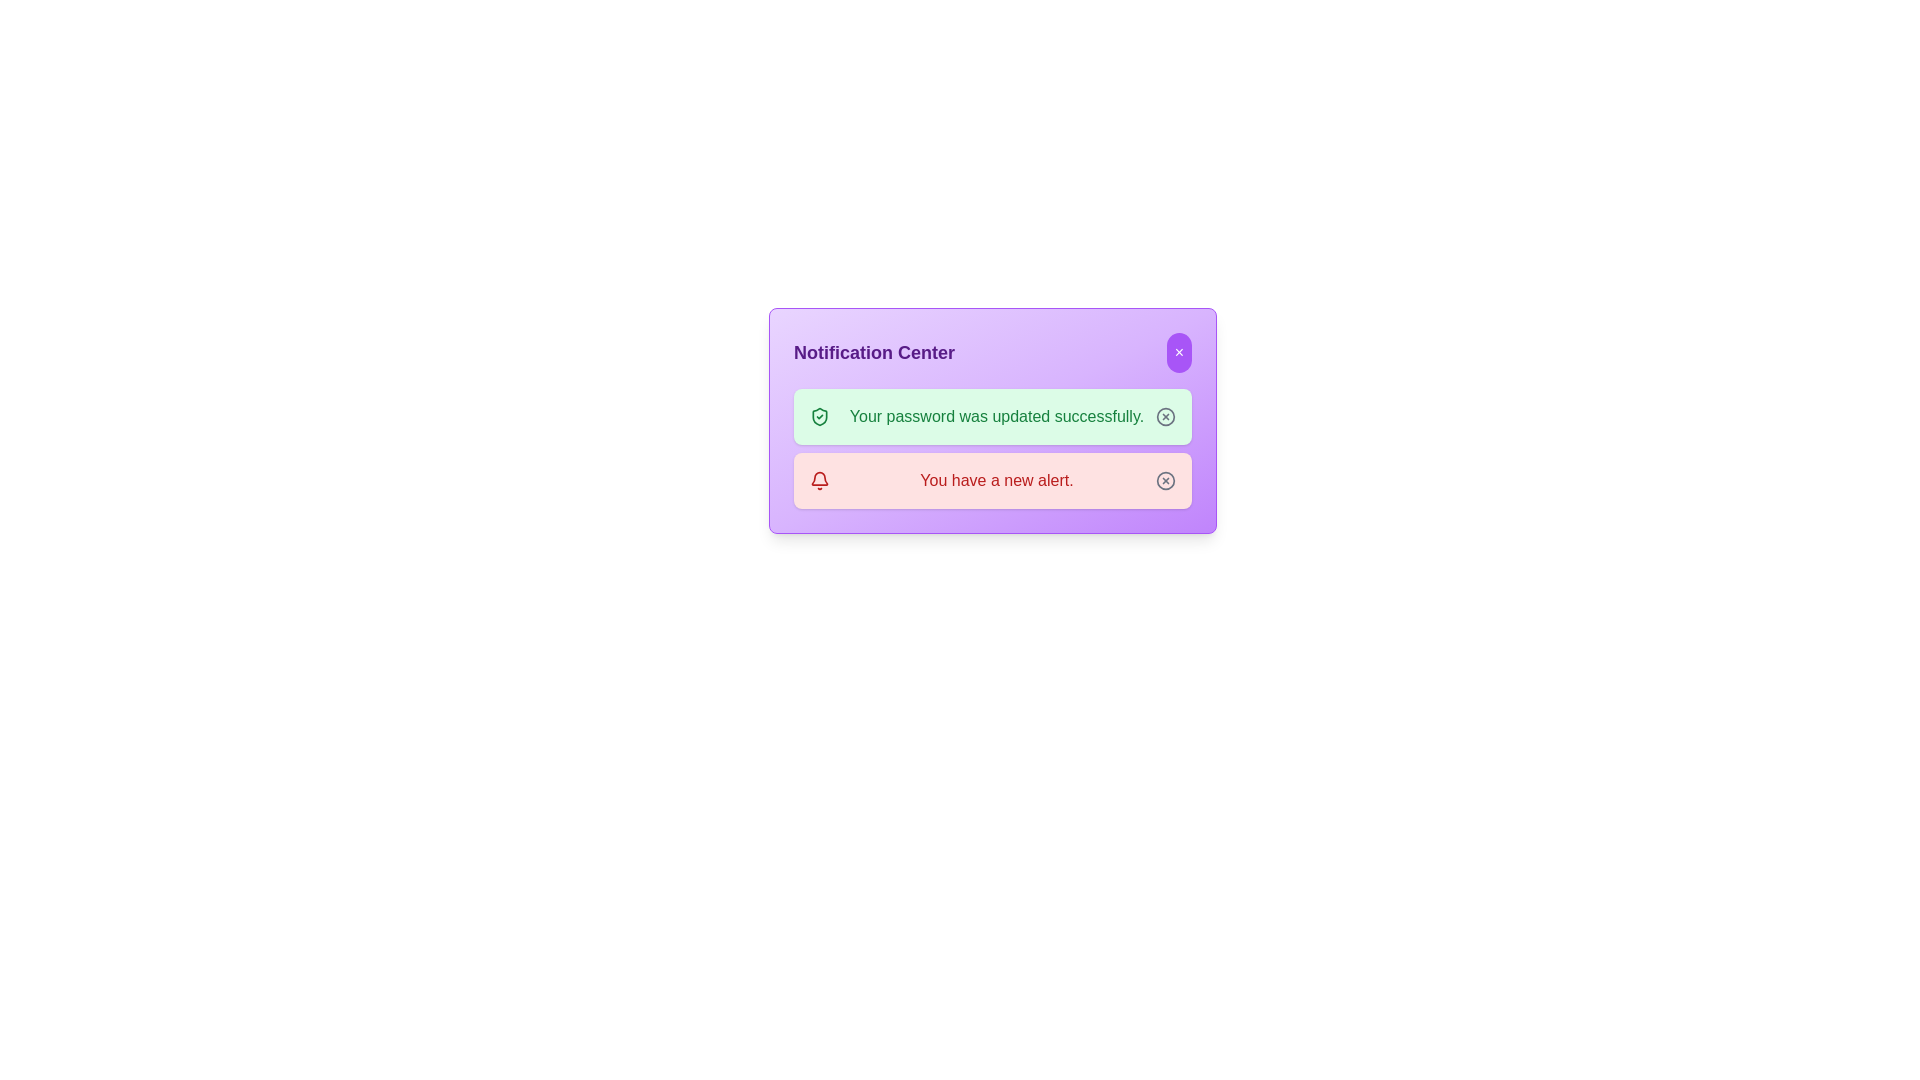 The height and width of the screenshot is (1080, 1920). What do you see at coordinates (820, 481) in the screenshot?
I see `the bell icon, which is a two-tone SVG icon used for notifications, located in the second row of the alert notification panel, next to 'You have a new alert.'` at bounding box center [820, 481].